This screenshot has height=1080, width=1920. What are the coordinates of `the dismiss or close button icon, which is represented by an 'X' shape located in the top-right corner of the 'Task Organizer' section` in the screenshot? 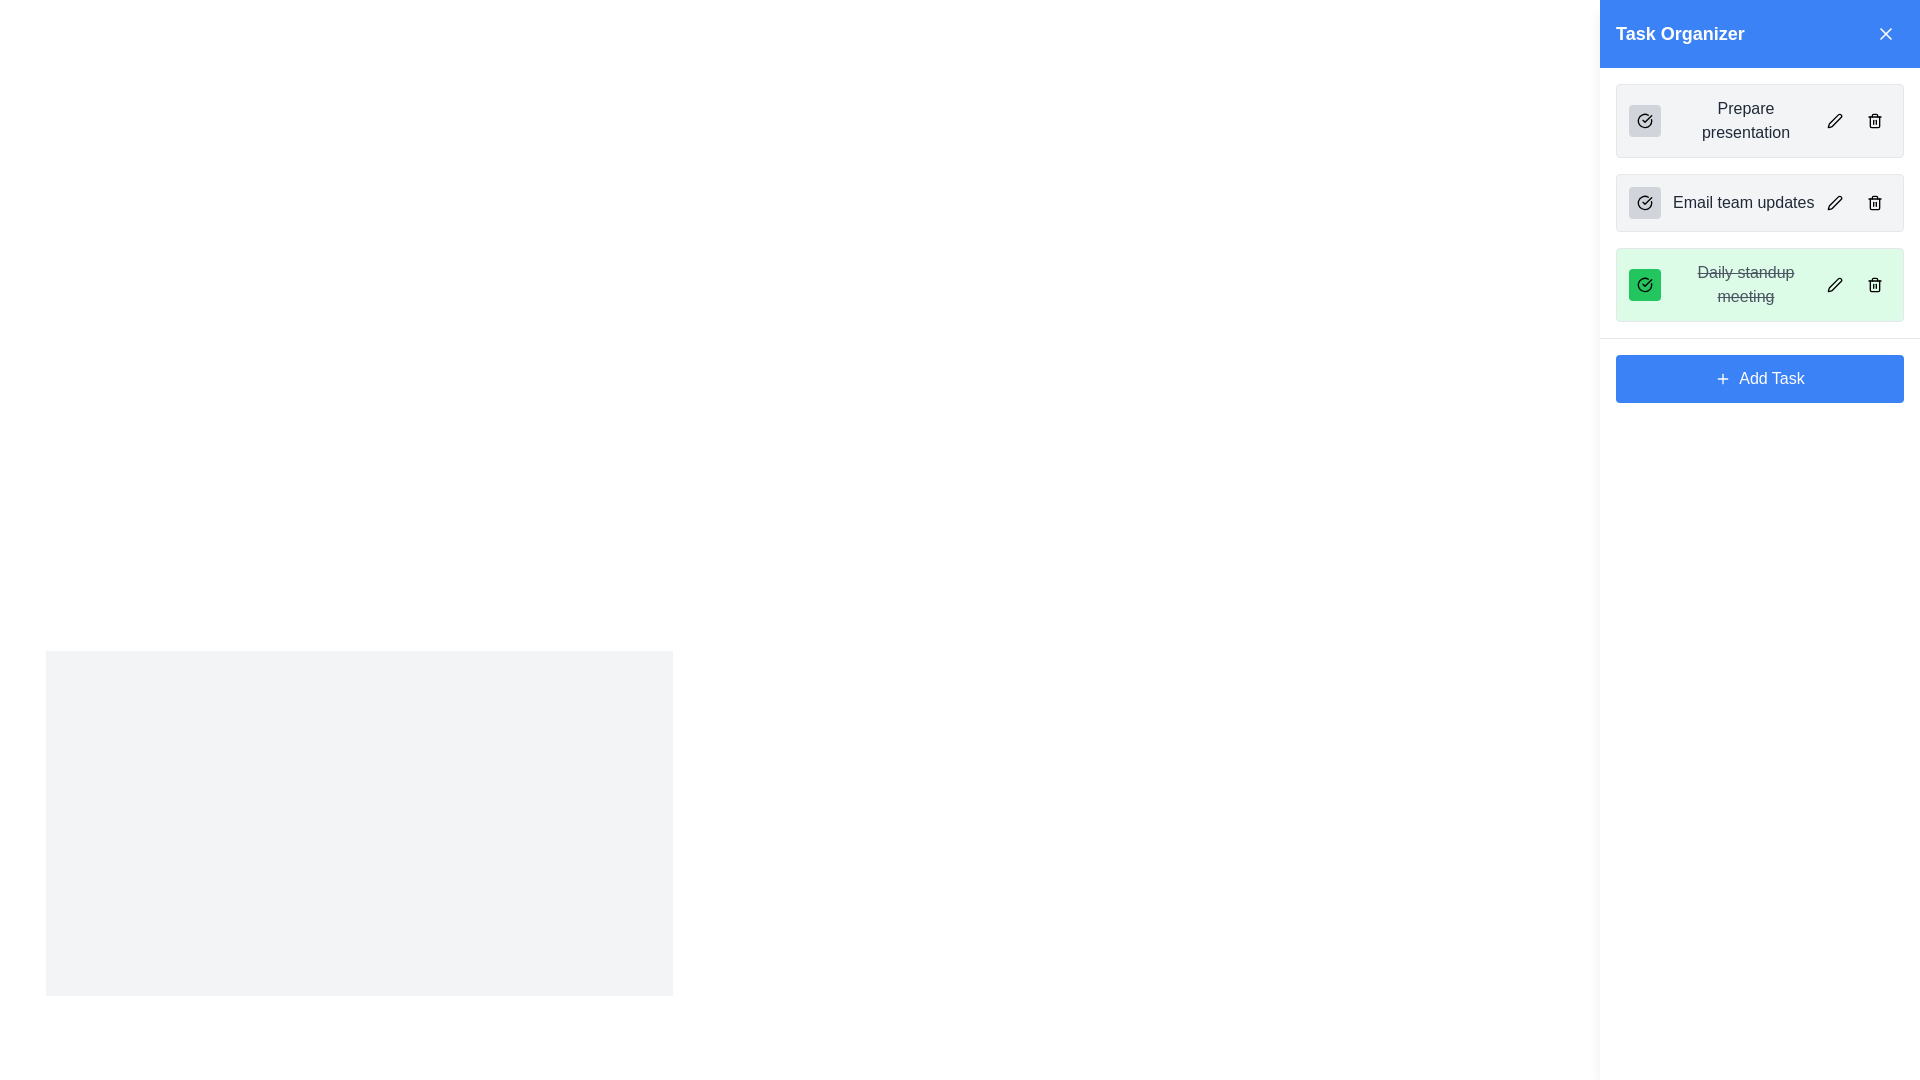 It's located at (1885, 34).